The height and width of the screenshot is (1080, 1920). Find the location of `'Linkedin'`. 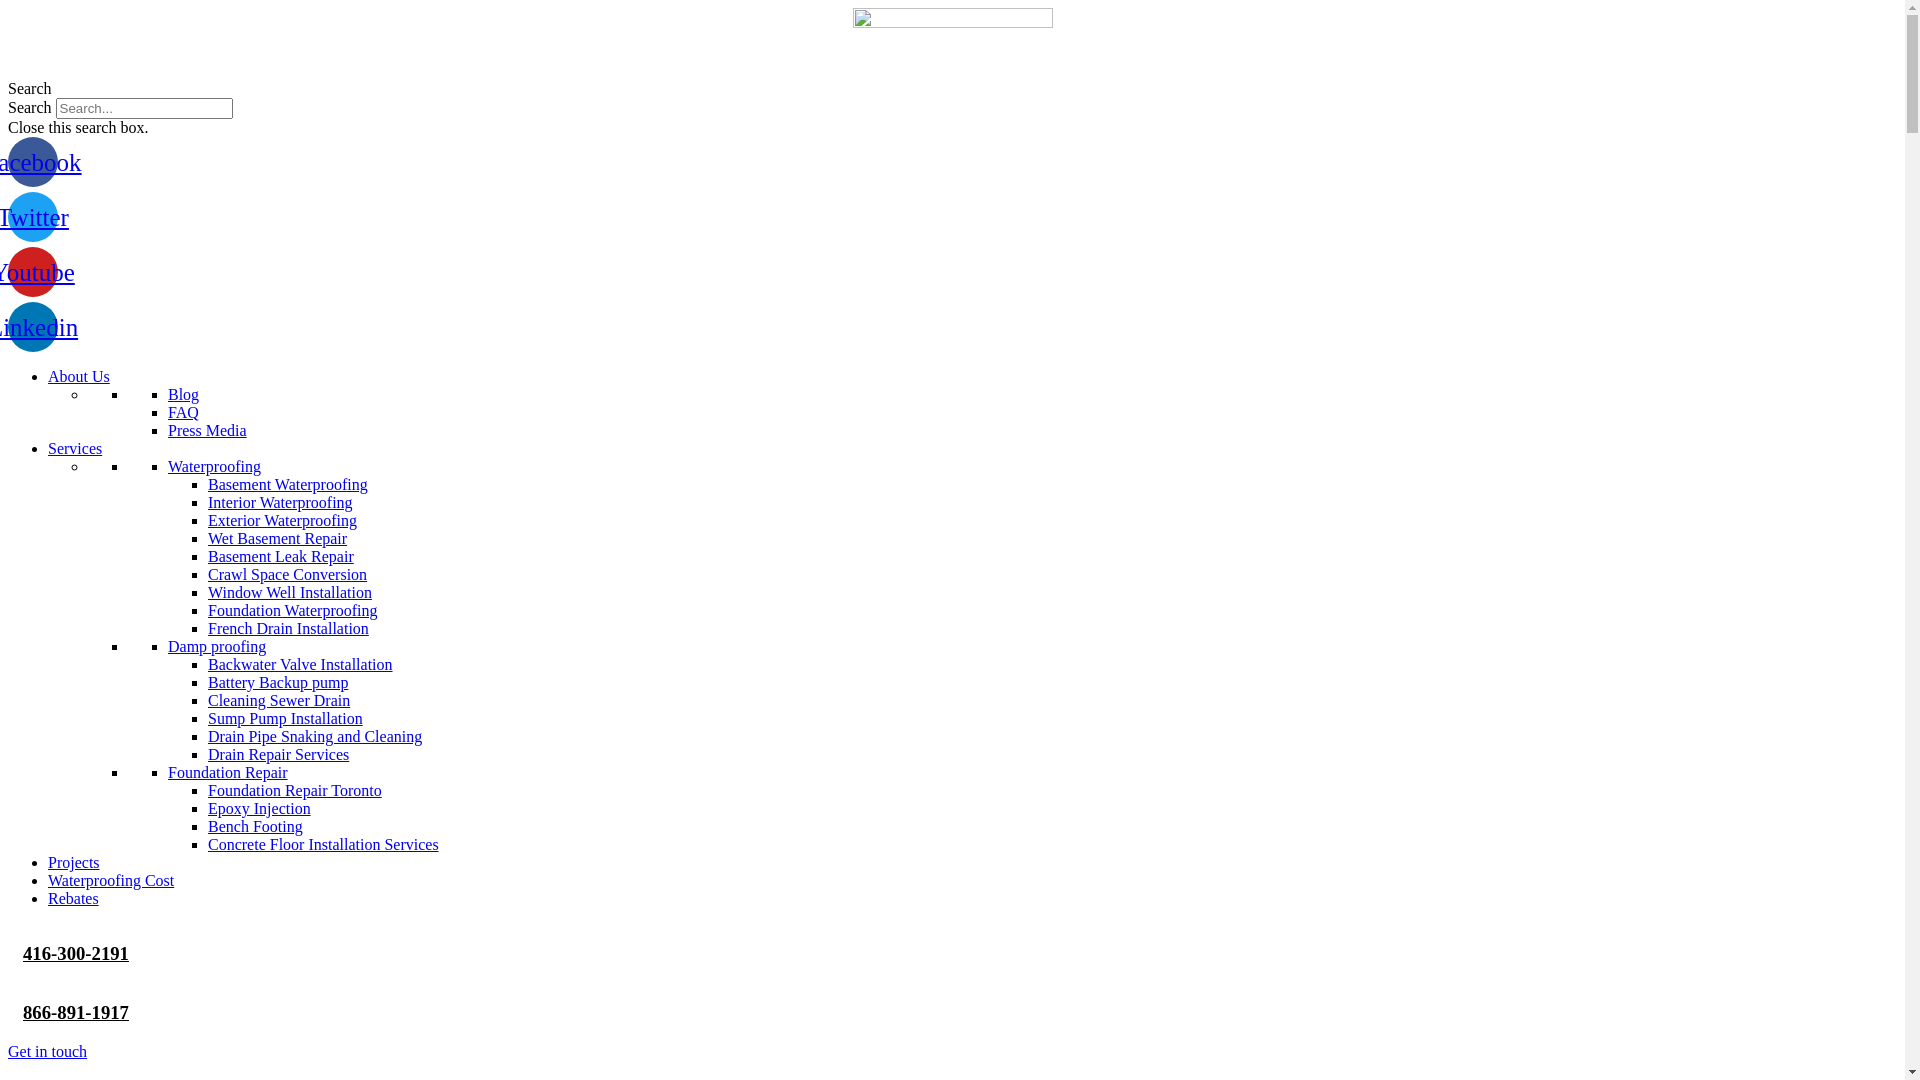

'Linkedin' is located at coordinates (33, 326).